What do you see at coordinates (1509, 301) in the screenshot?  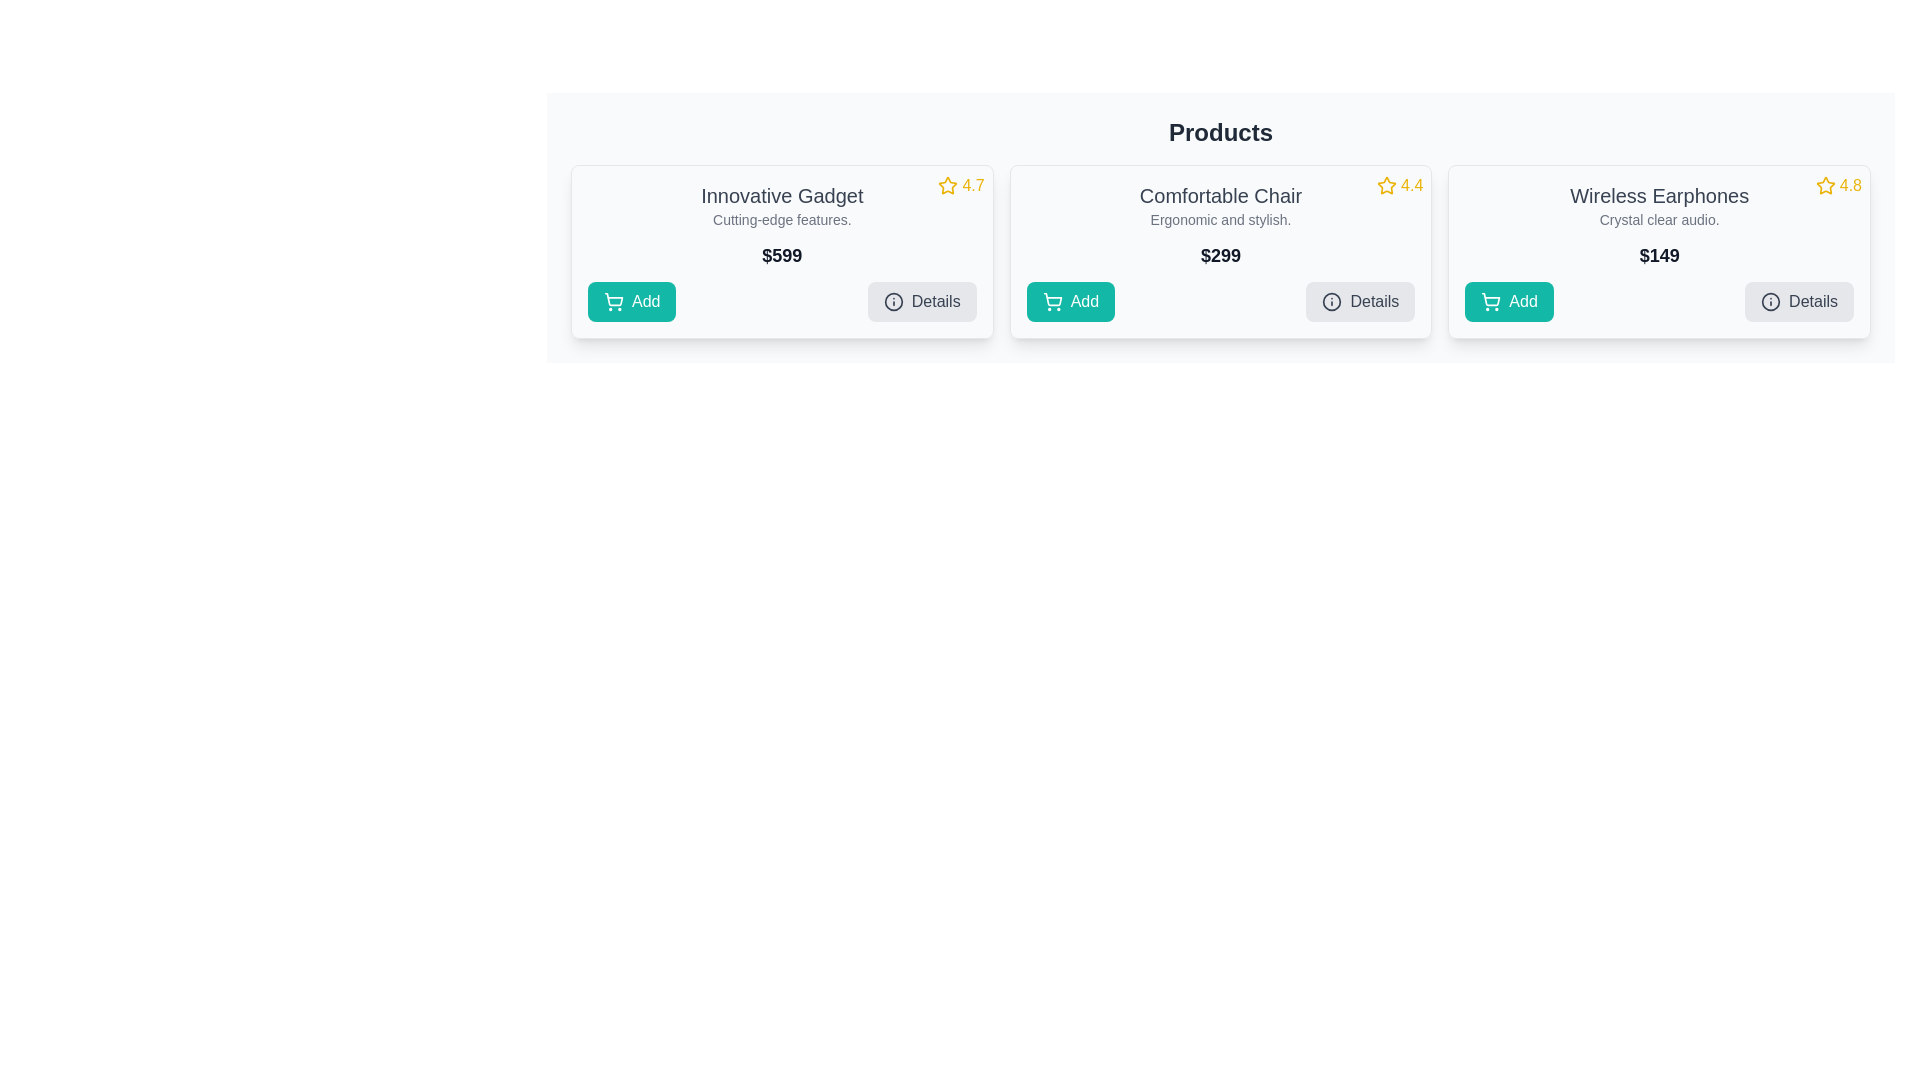 I see `the 'Add' button with a teal background and white text, featuring a shopping cart icon, located in the rightmost card of the three-card layout` at bounding box center [1509, 301].